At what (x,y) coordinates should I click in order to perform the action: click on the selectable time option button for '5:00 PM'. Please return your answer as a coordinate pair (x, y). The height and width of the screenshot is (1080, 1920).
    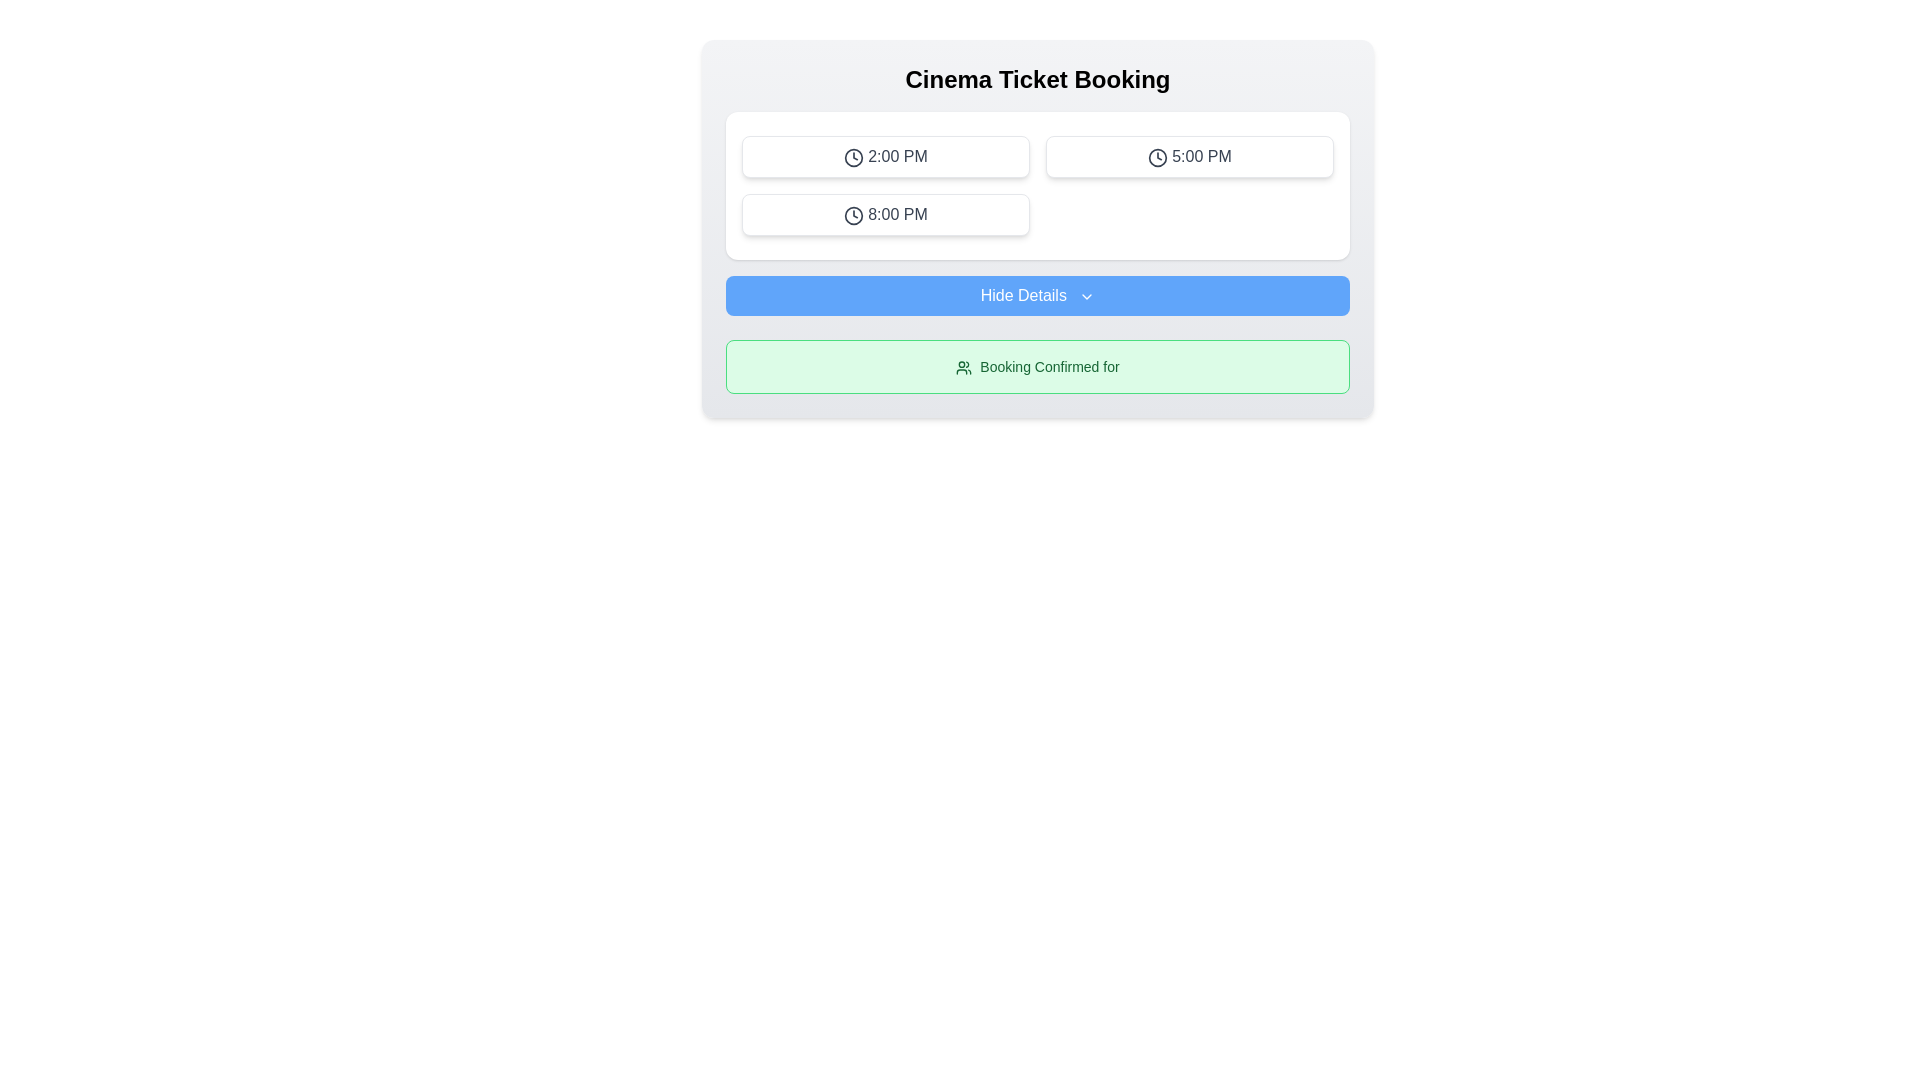
    Looking at the image, I should click on (1190, 156).